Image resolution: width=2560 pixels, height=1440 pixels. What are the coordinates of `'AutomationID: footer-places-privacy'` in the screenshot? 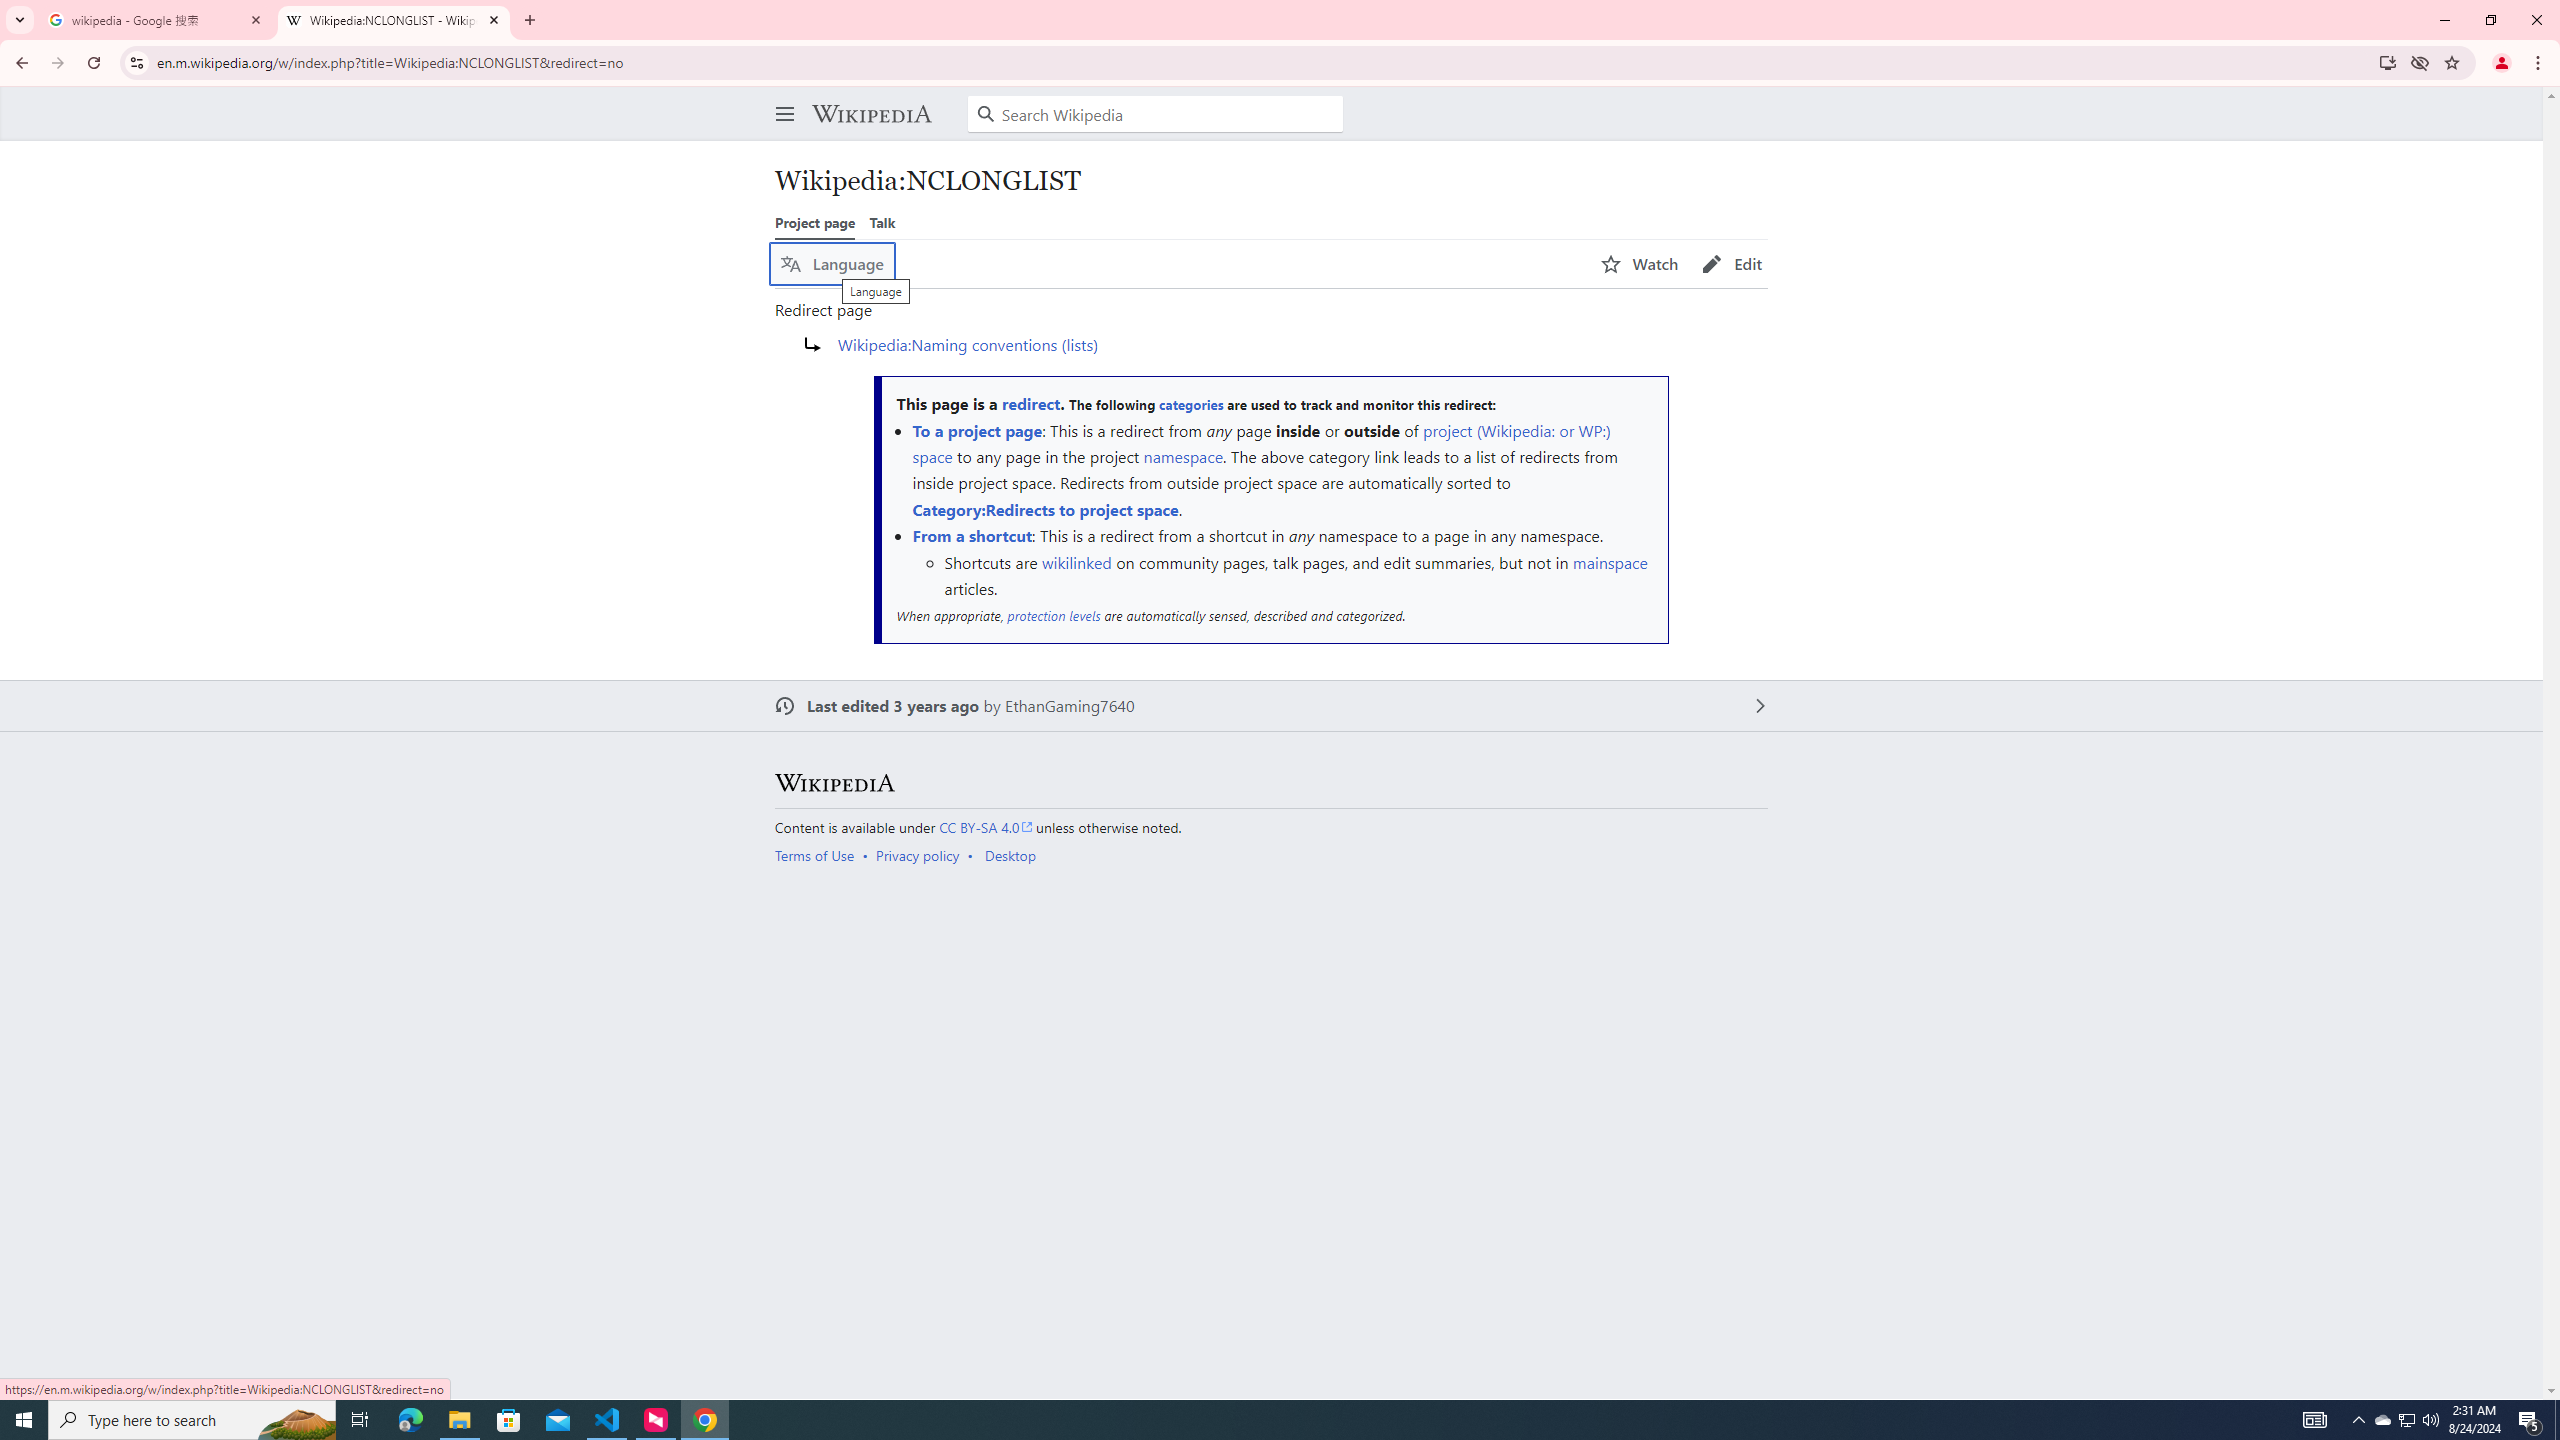 It's located at (924, 855).